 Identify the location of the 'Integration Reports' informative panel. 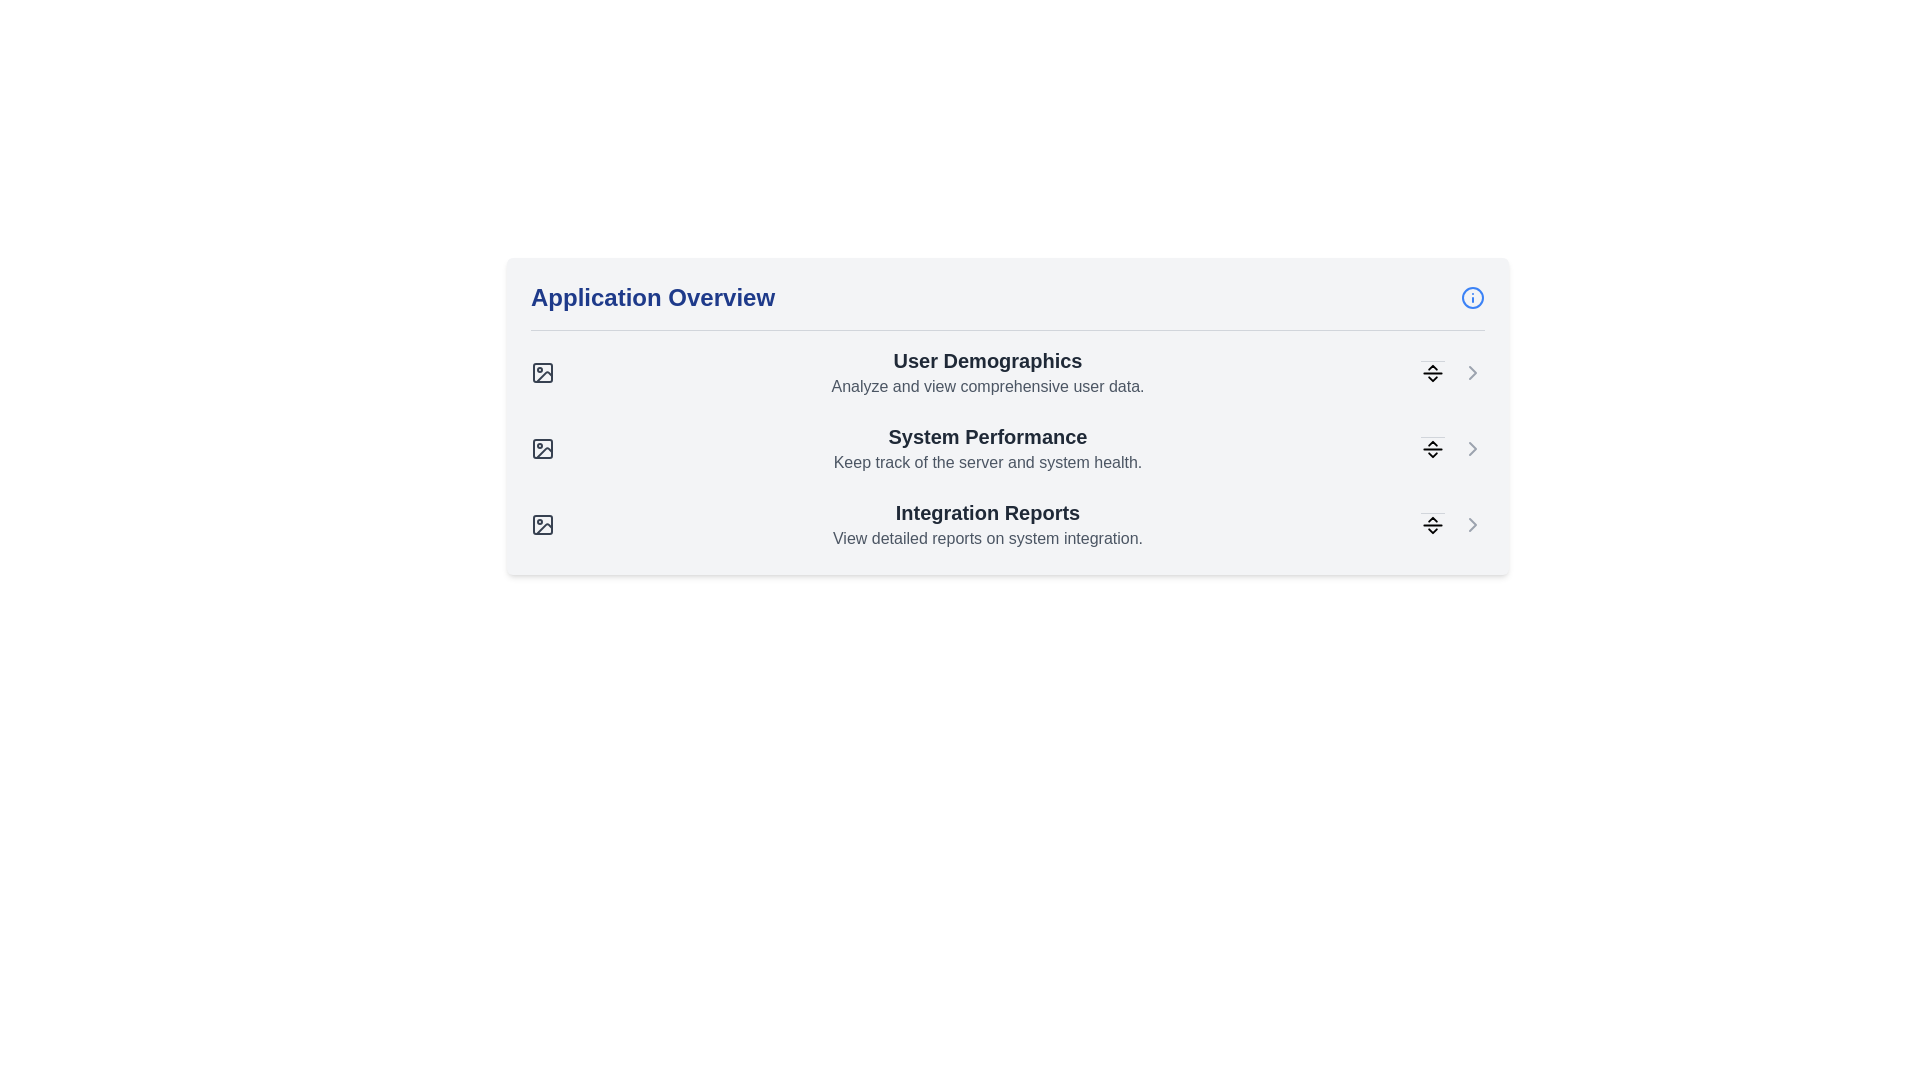
(1008, 523).